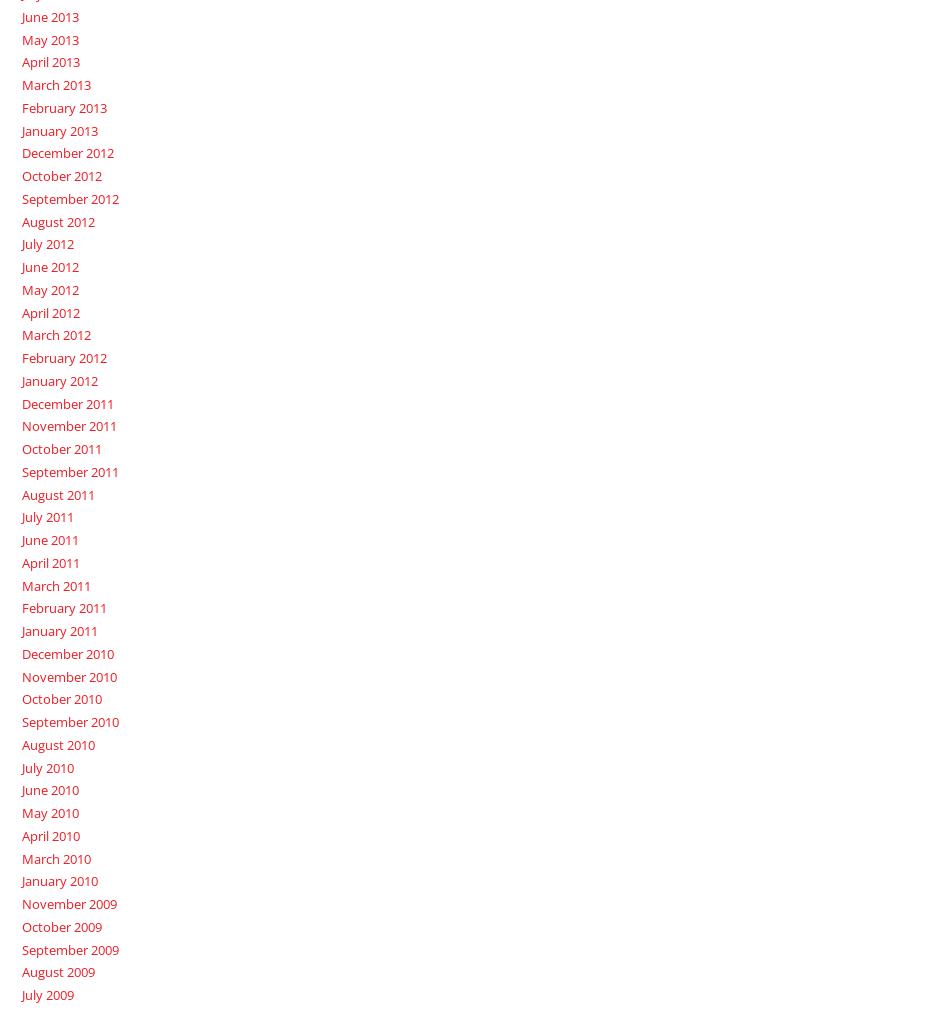 The image size is (950, 1011). Describe the element at coordinates (20, 425) in the screenshot. I see `'November 2011'` at that location.